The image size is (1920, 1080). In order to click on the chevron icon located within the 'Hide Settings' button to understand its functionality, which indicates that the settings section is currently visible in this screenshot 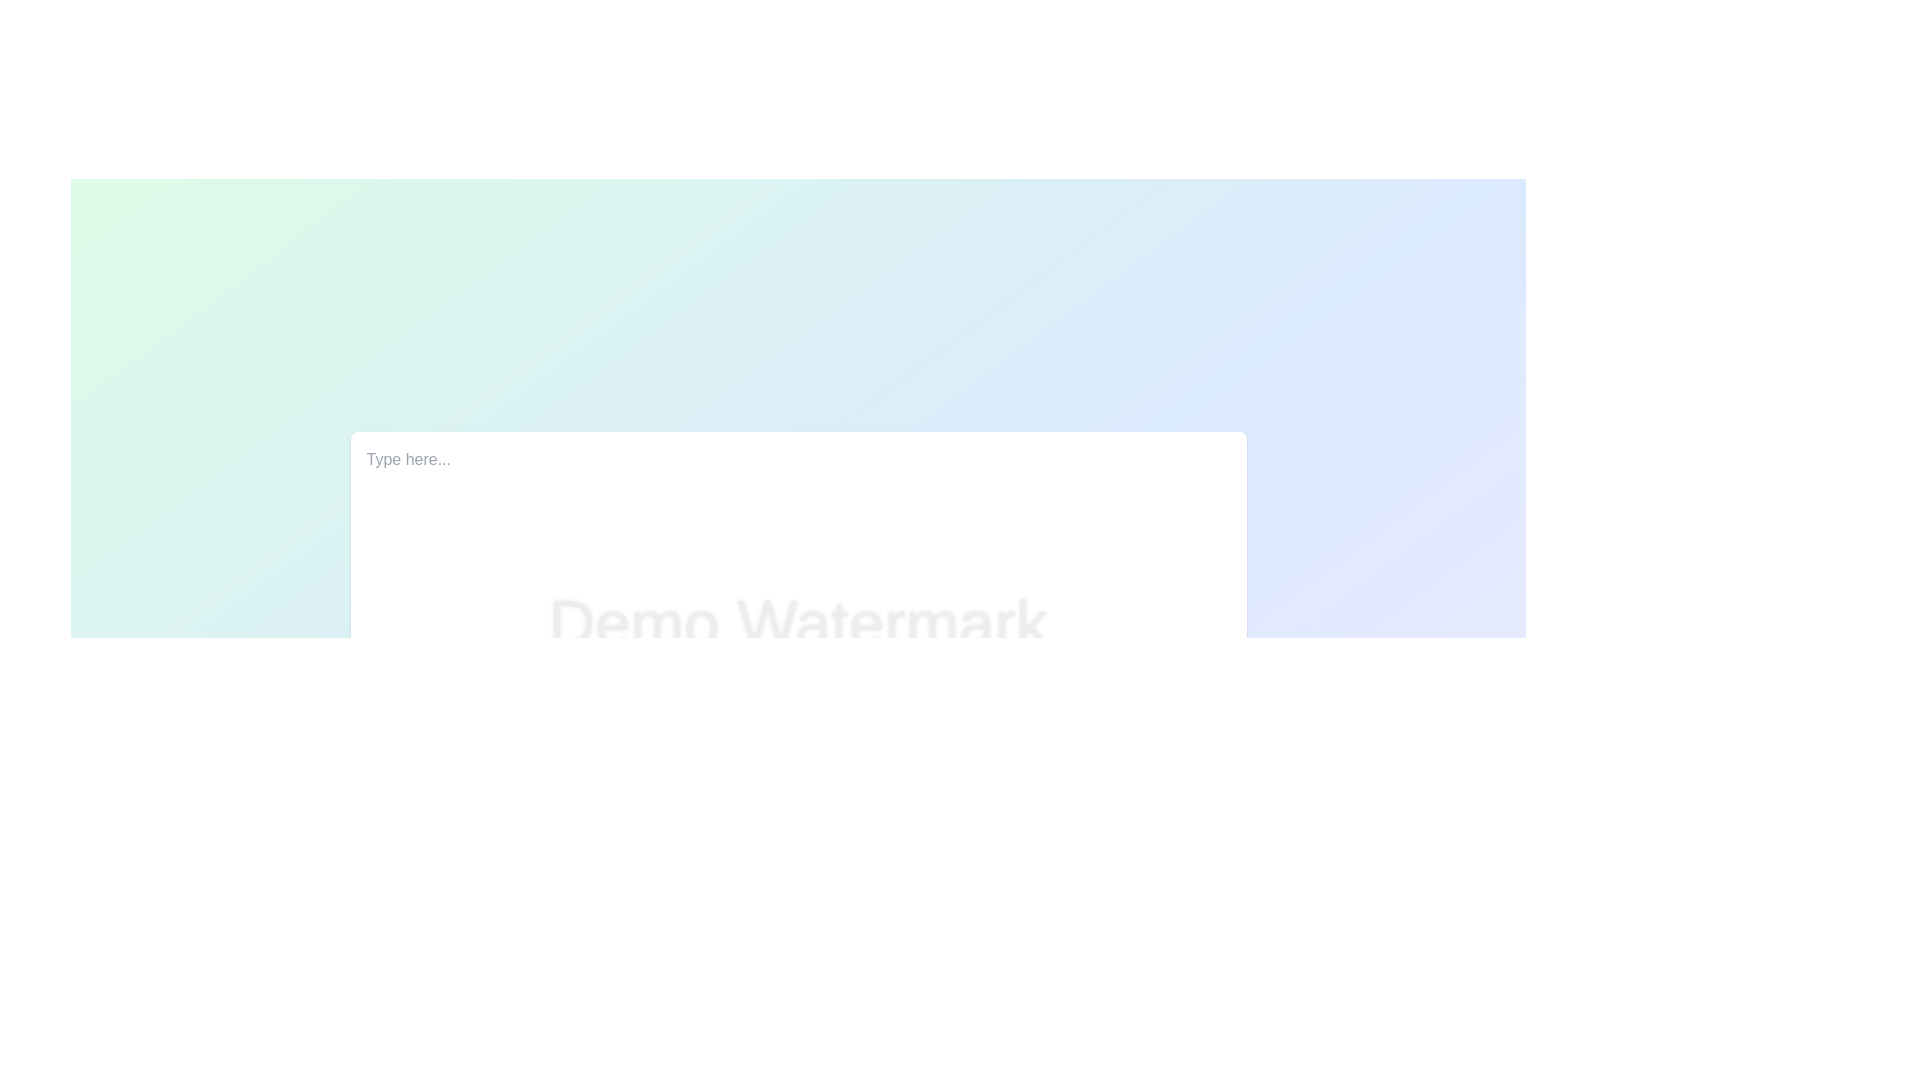, I will do `click(745, 985)`.